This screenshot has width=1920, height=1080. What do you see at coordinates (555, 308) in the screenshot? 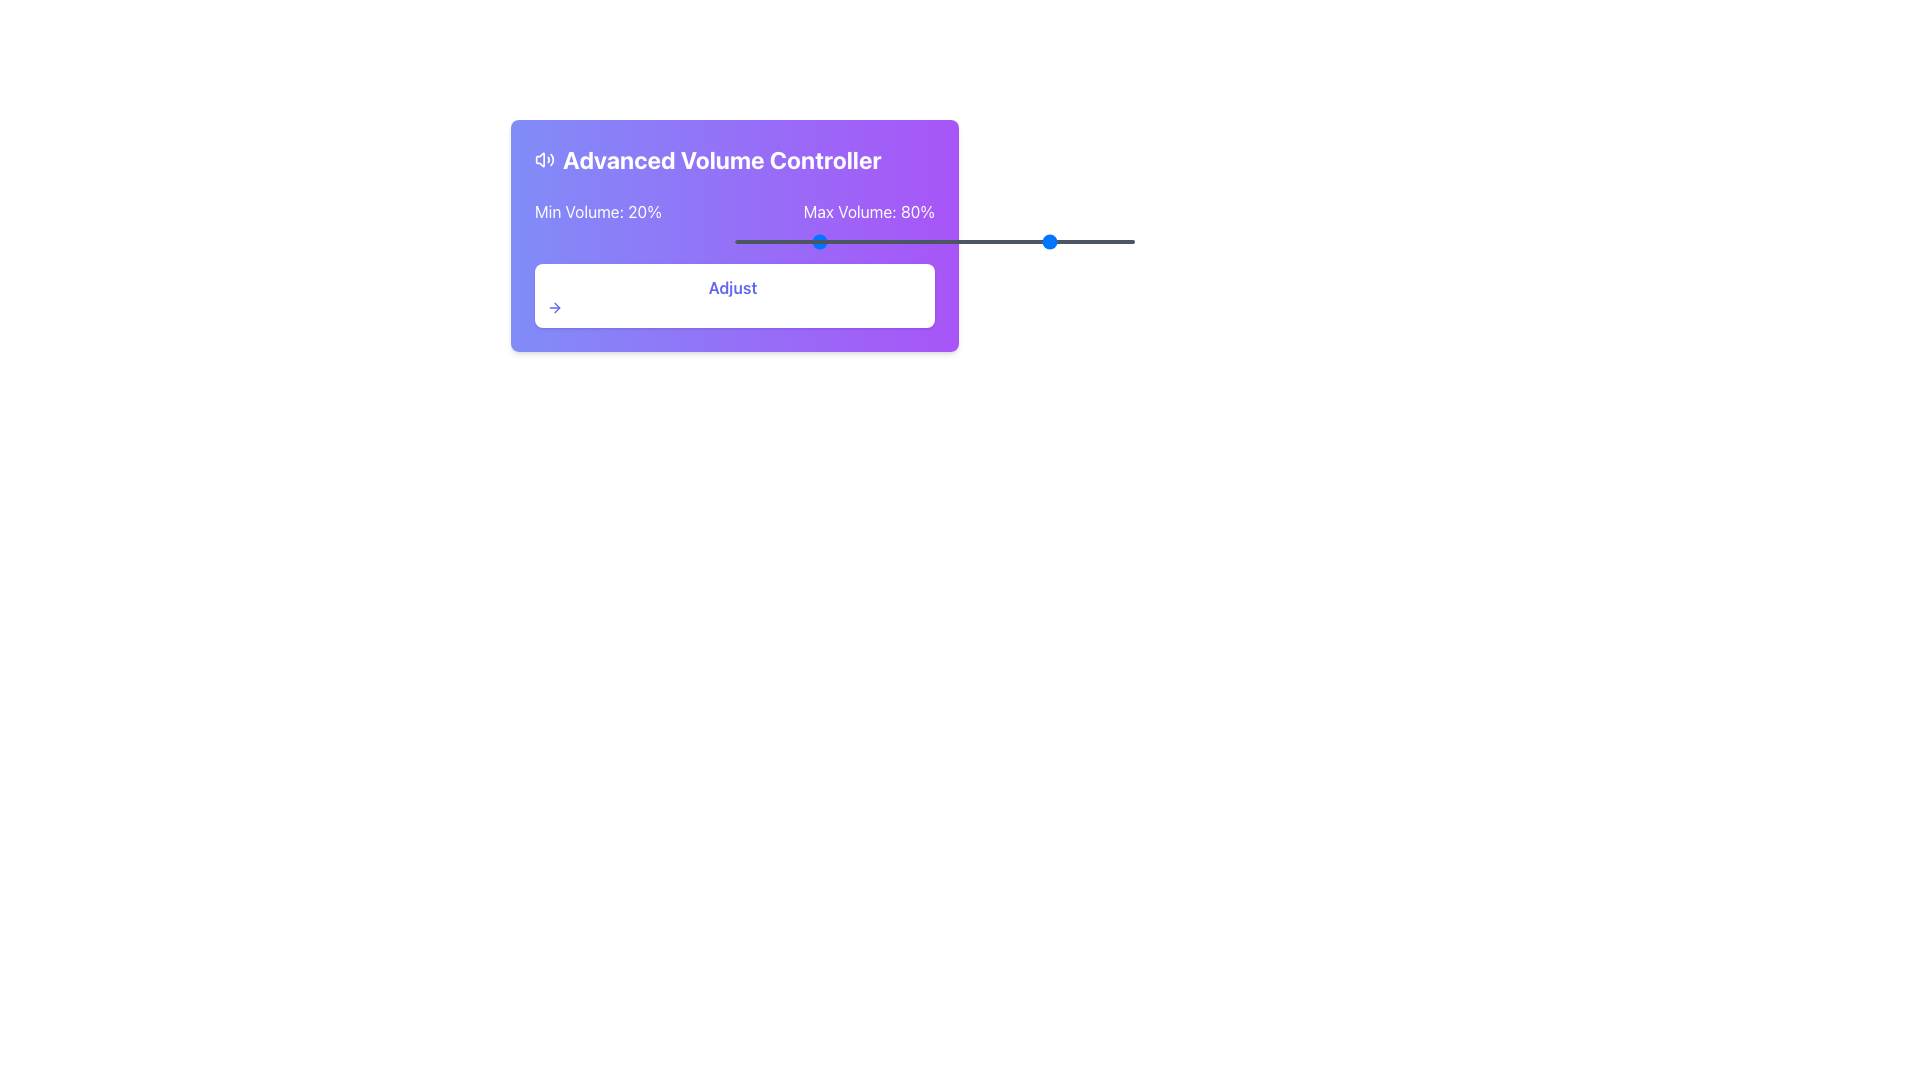
I see `the navigation icon located within the 'Adjust' button area, positioned towards the left end of the button's inner content` at bounding box center [555, 308].